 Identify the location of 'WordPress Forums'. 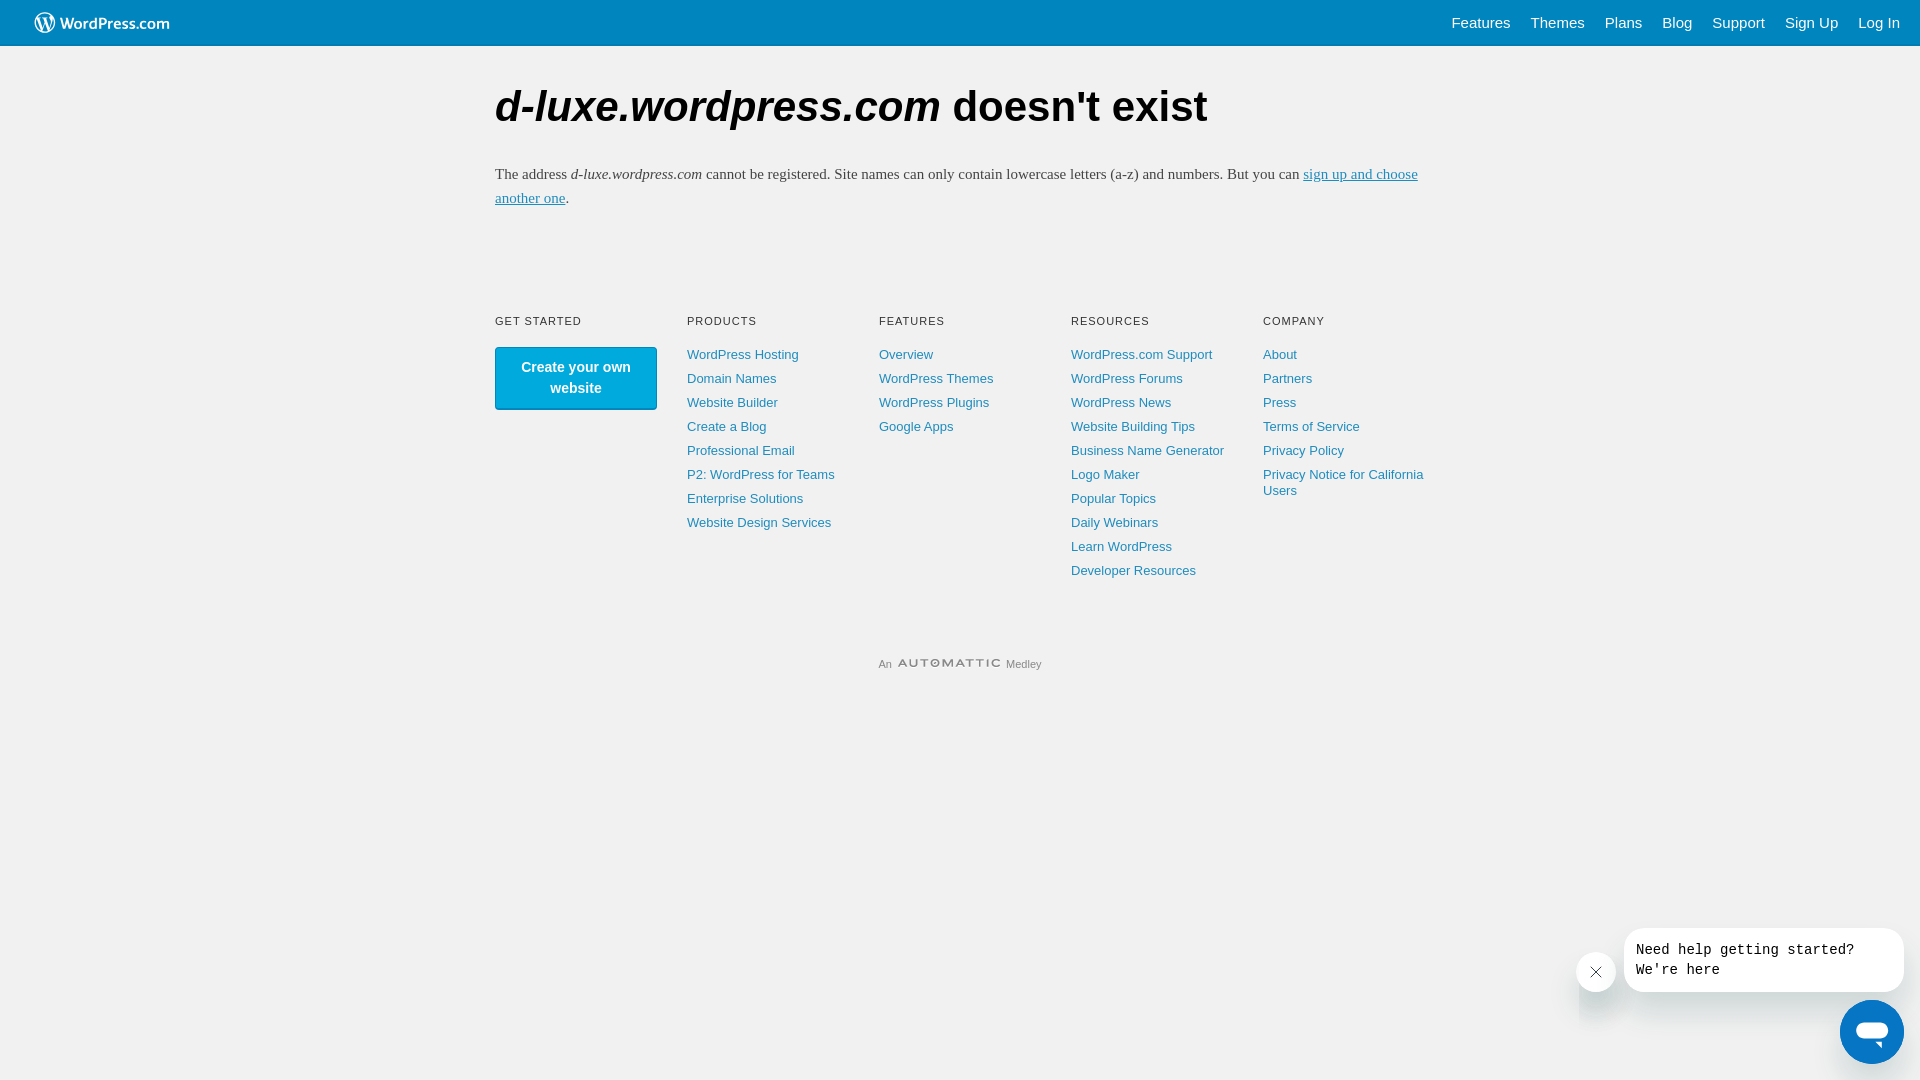
(1127, 378).